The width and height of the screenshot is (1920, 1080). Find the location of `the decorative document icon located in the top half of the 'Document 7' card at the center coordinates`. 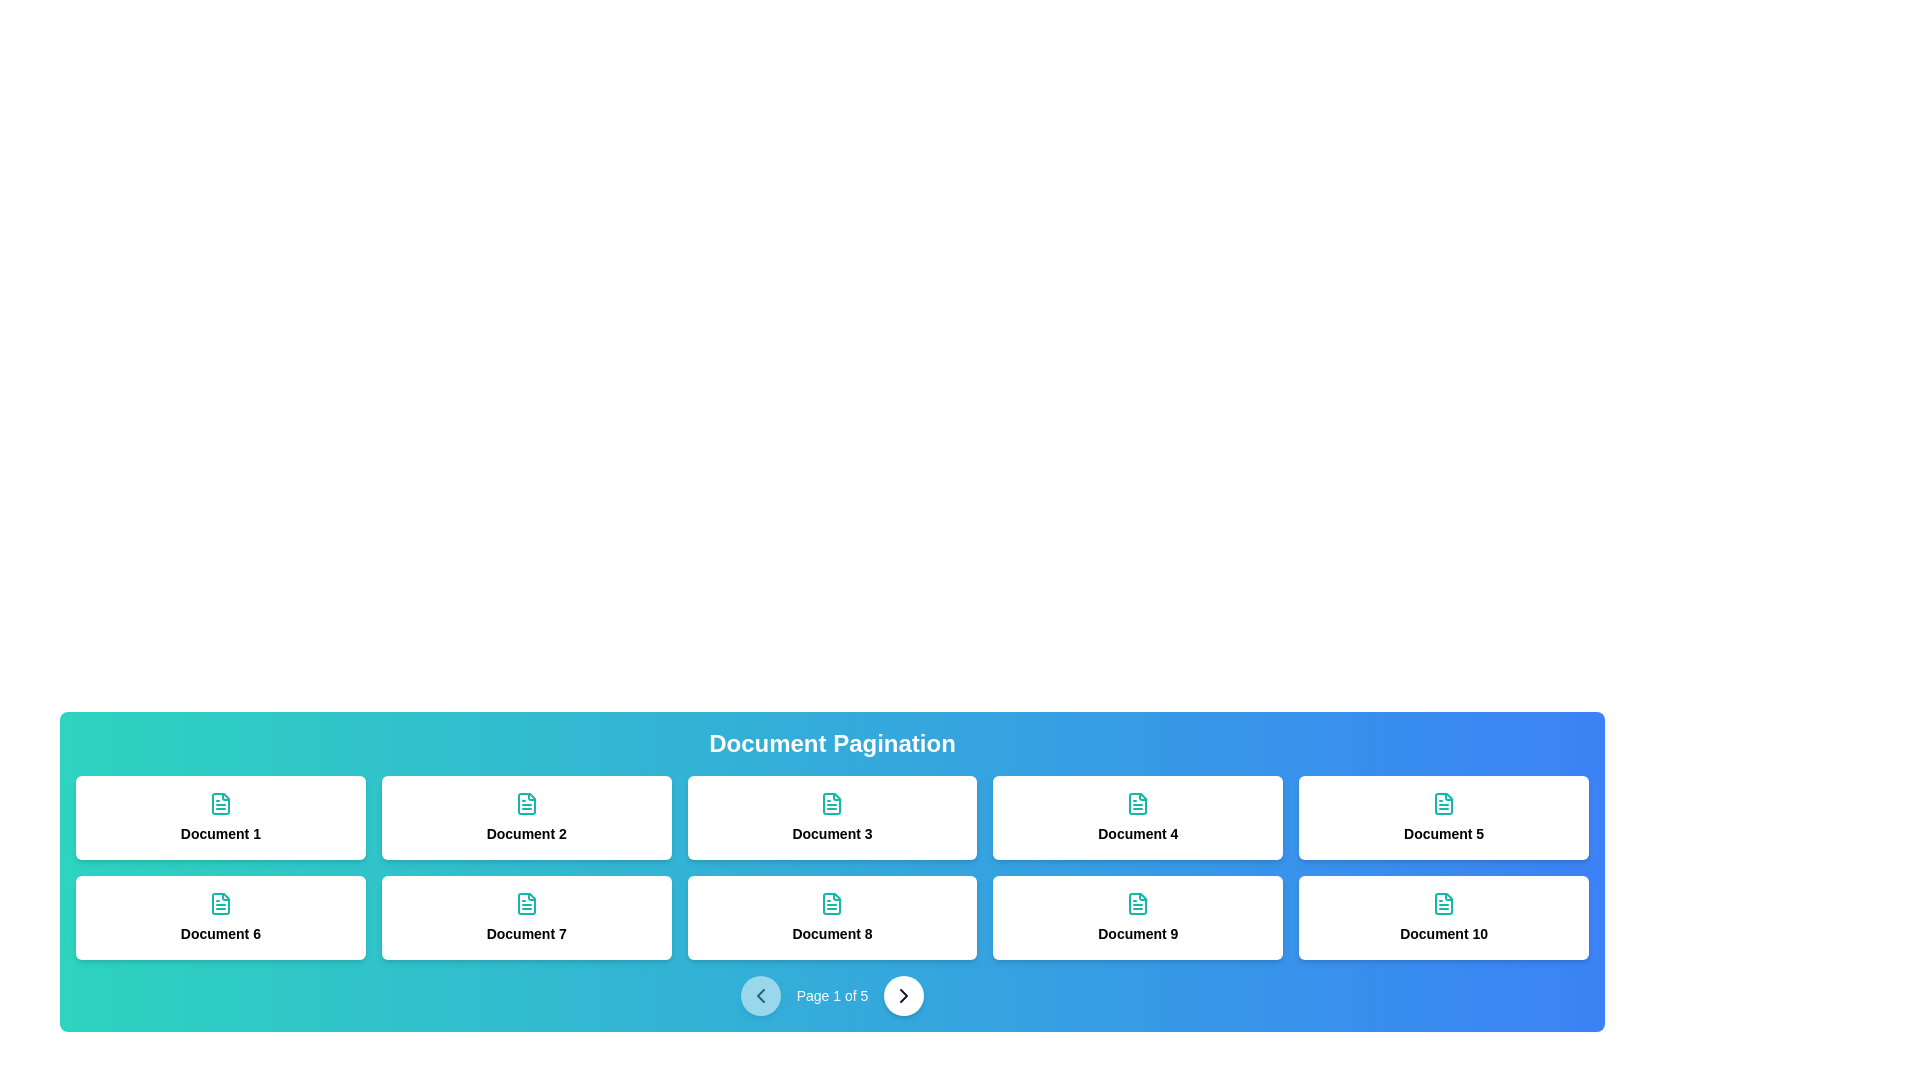

the decorative document icon located in the top half of the 'Document 7' card at the center coordinates is located at coordinates (526, 903).